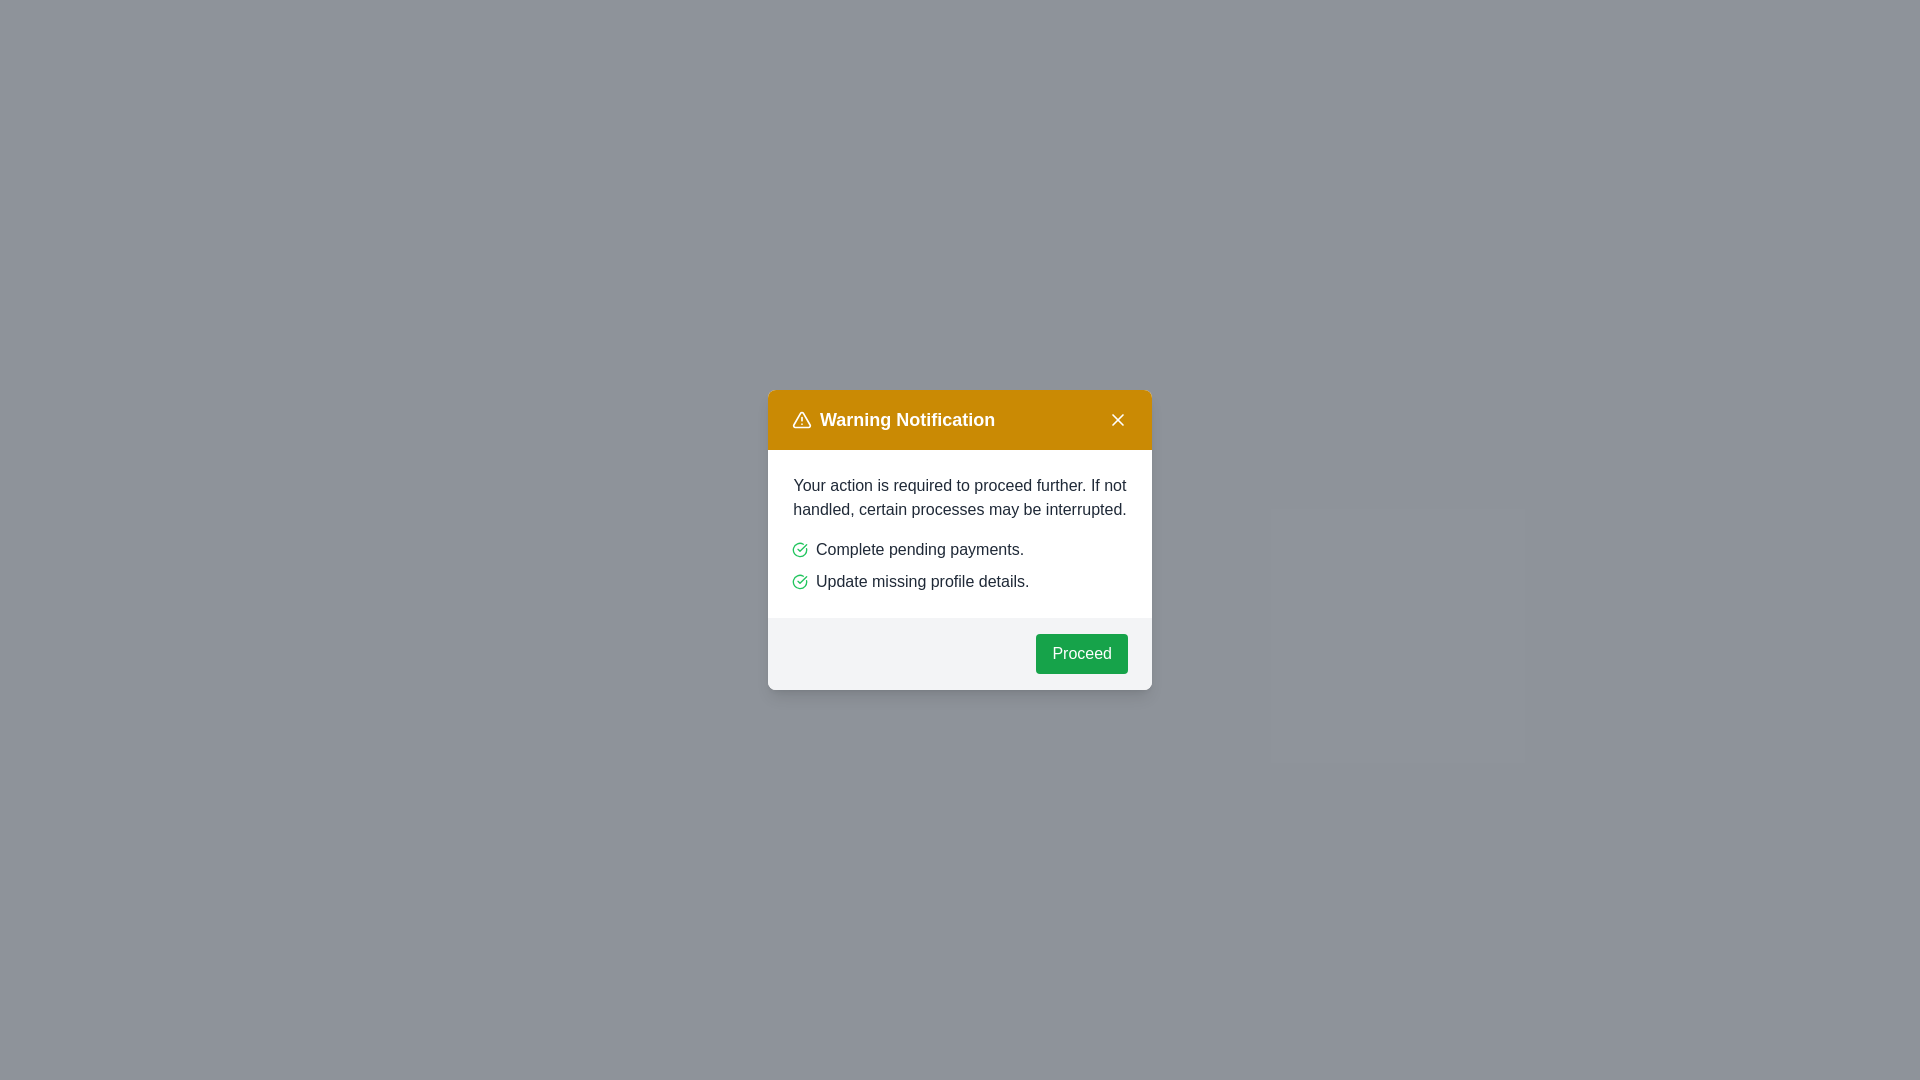  Describe the element at coordinates (1081, 654) in the screenshot. I see `the action button located in the bottom-right corner of the modal dialog box` at that location.